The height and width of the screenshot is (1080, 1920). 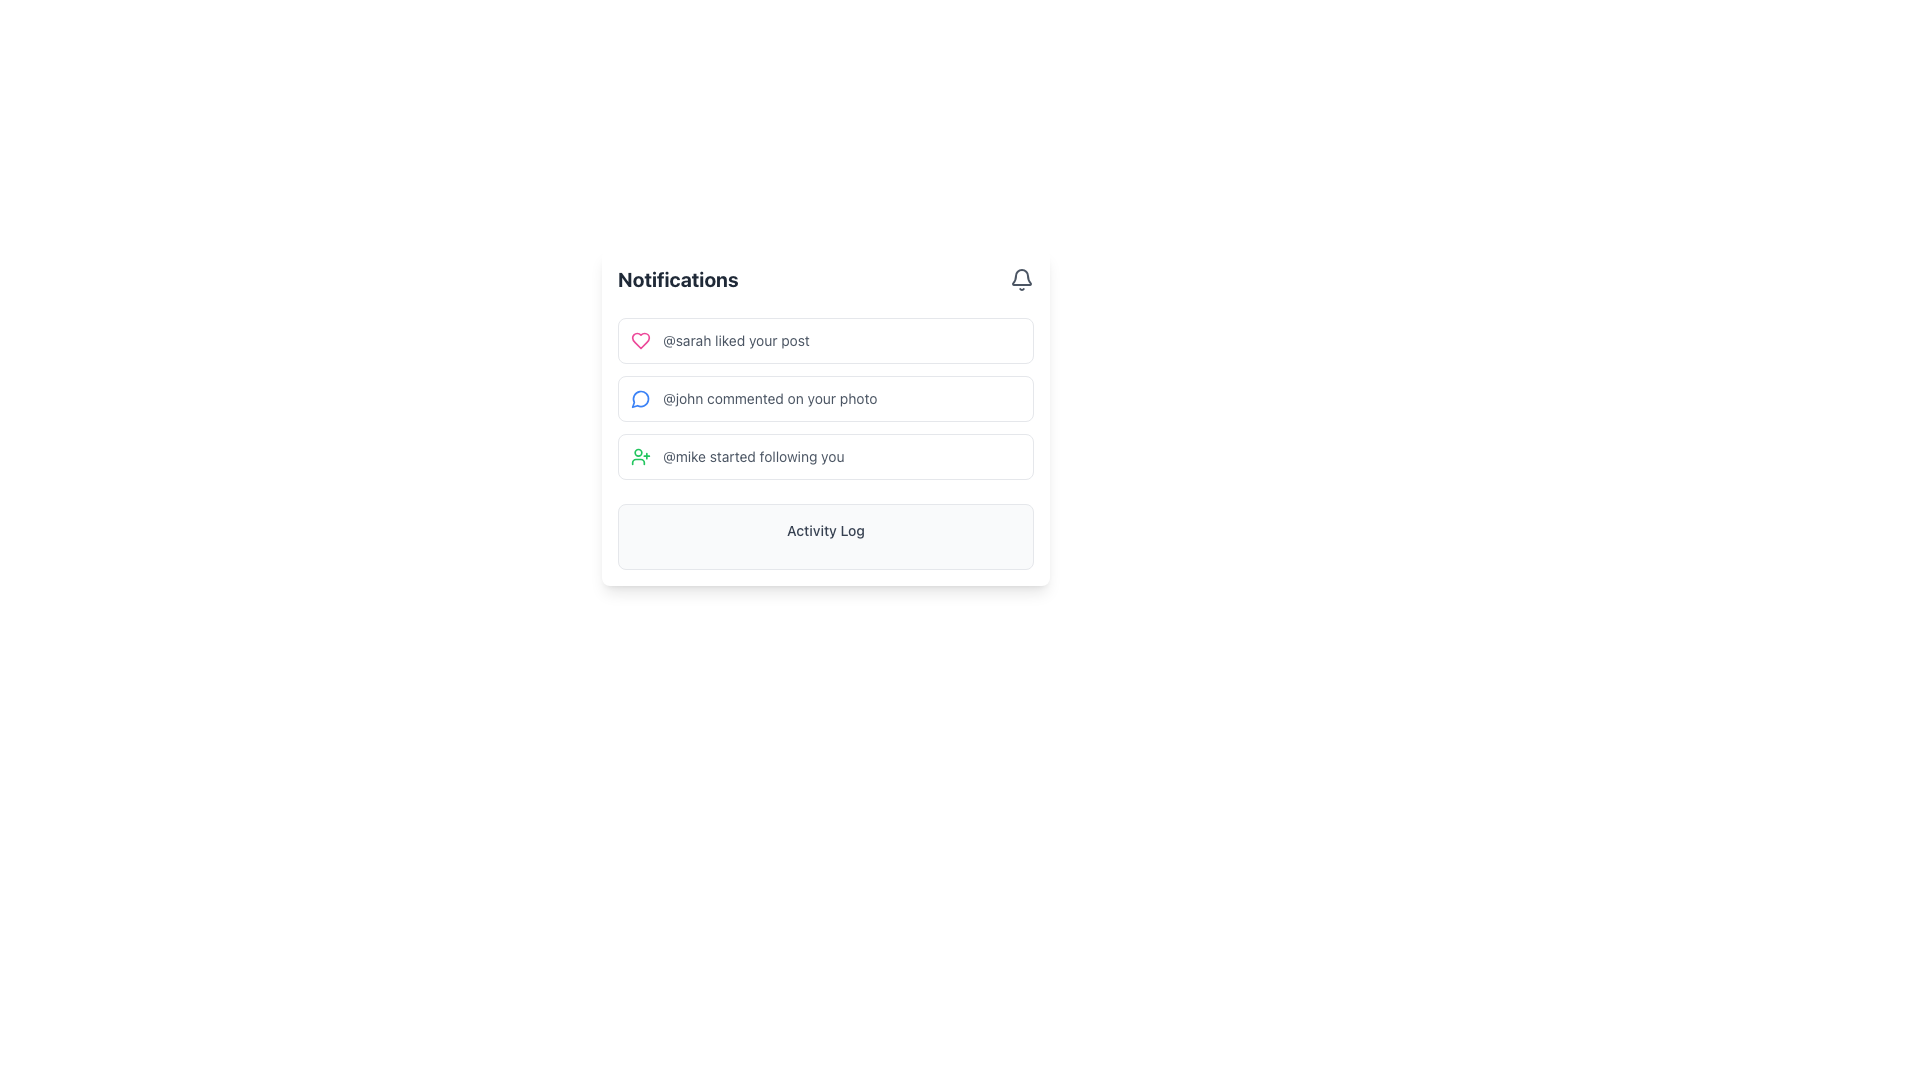 What do you see at coordinates (769, 398) in the screenshot?
I see `the notification message displayed in the read-only text field showing '@john commented on your photo'` at bounding box center [769, 398].